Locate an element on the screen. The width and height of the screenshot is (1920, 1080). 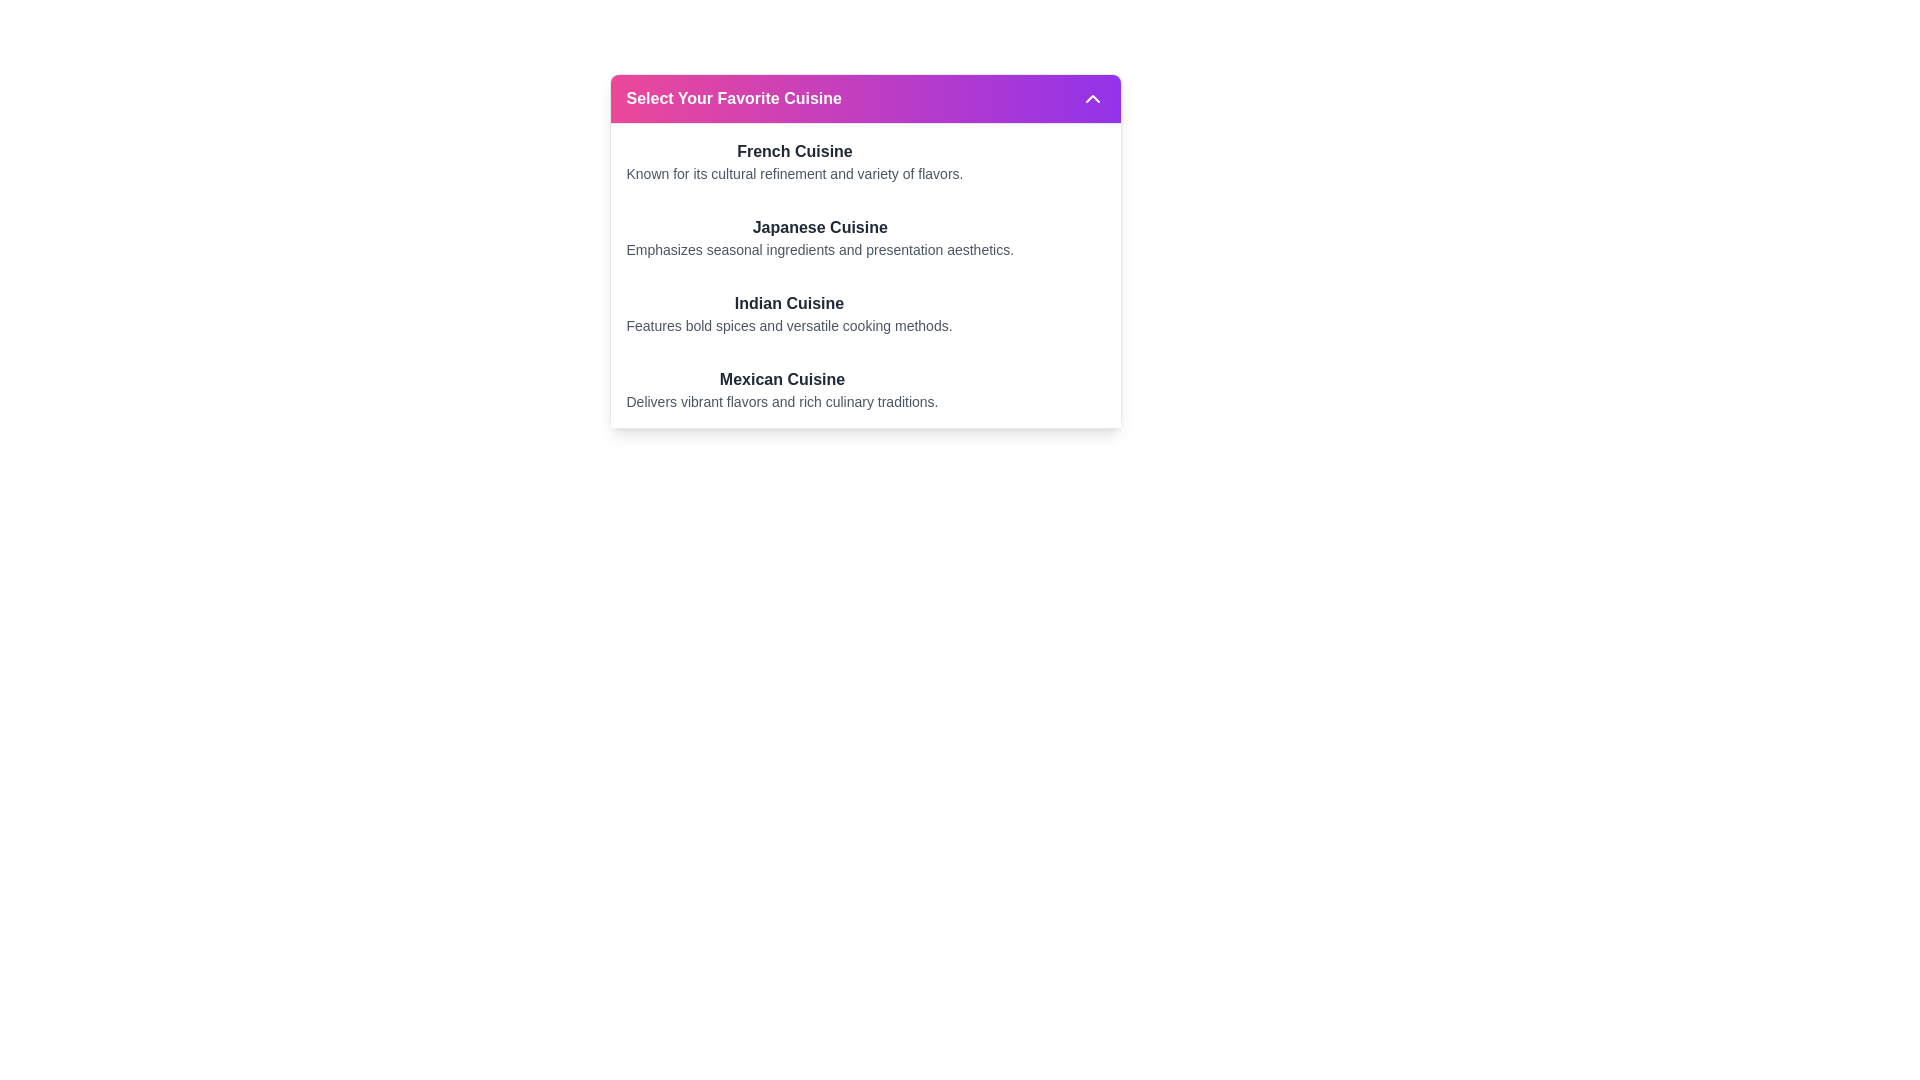
displayed text of the Informational display block that shows 'Indian Cuisine' and its description about bold spices and versatile cooking methods is located at coordinates (865, 313).